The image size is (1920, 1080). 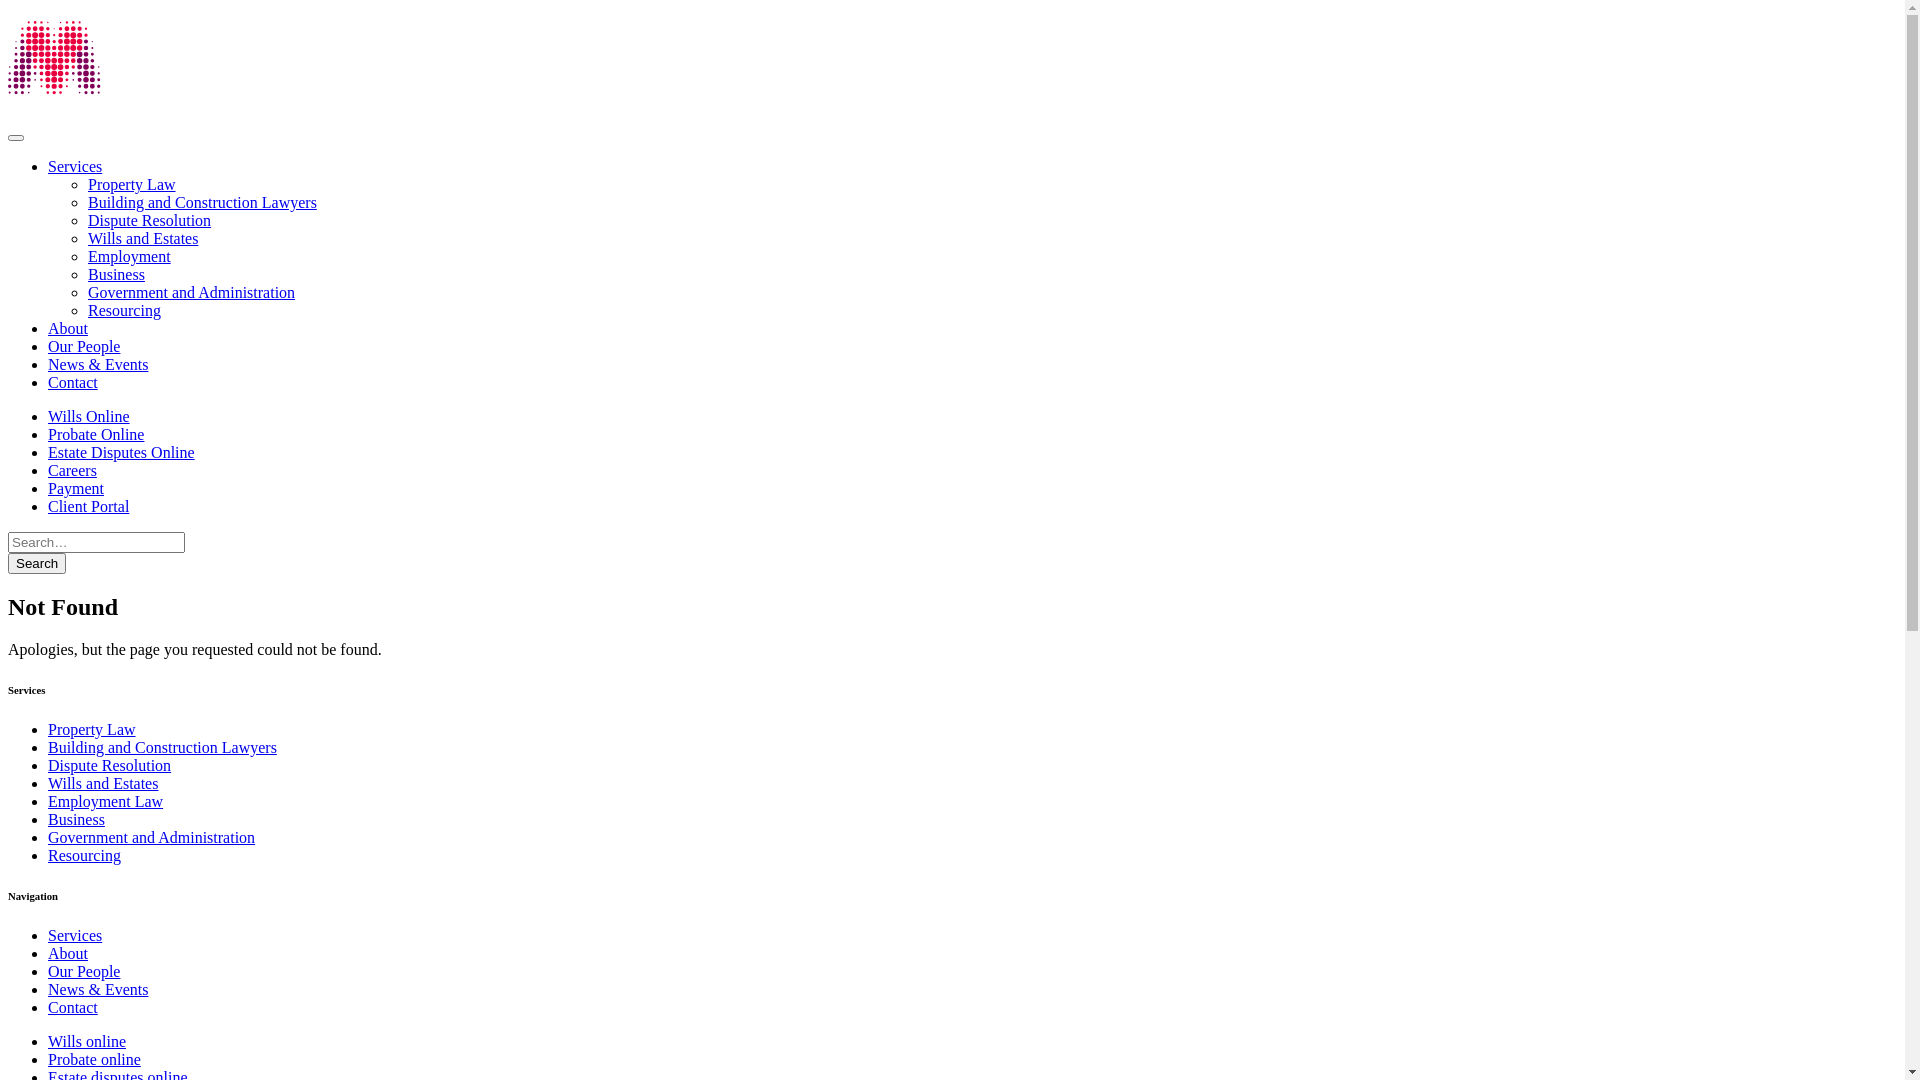 I want to click on 'Employment', so click(x=128, y=255).